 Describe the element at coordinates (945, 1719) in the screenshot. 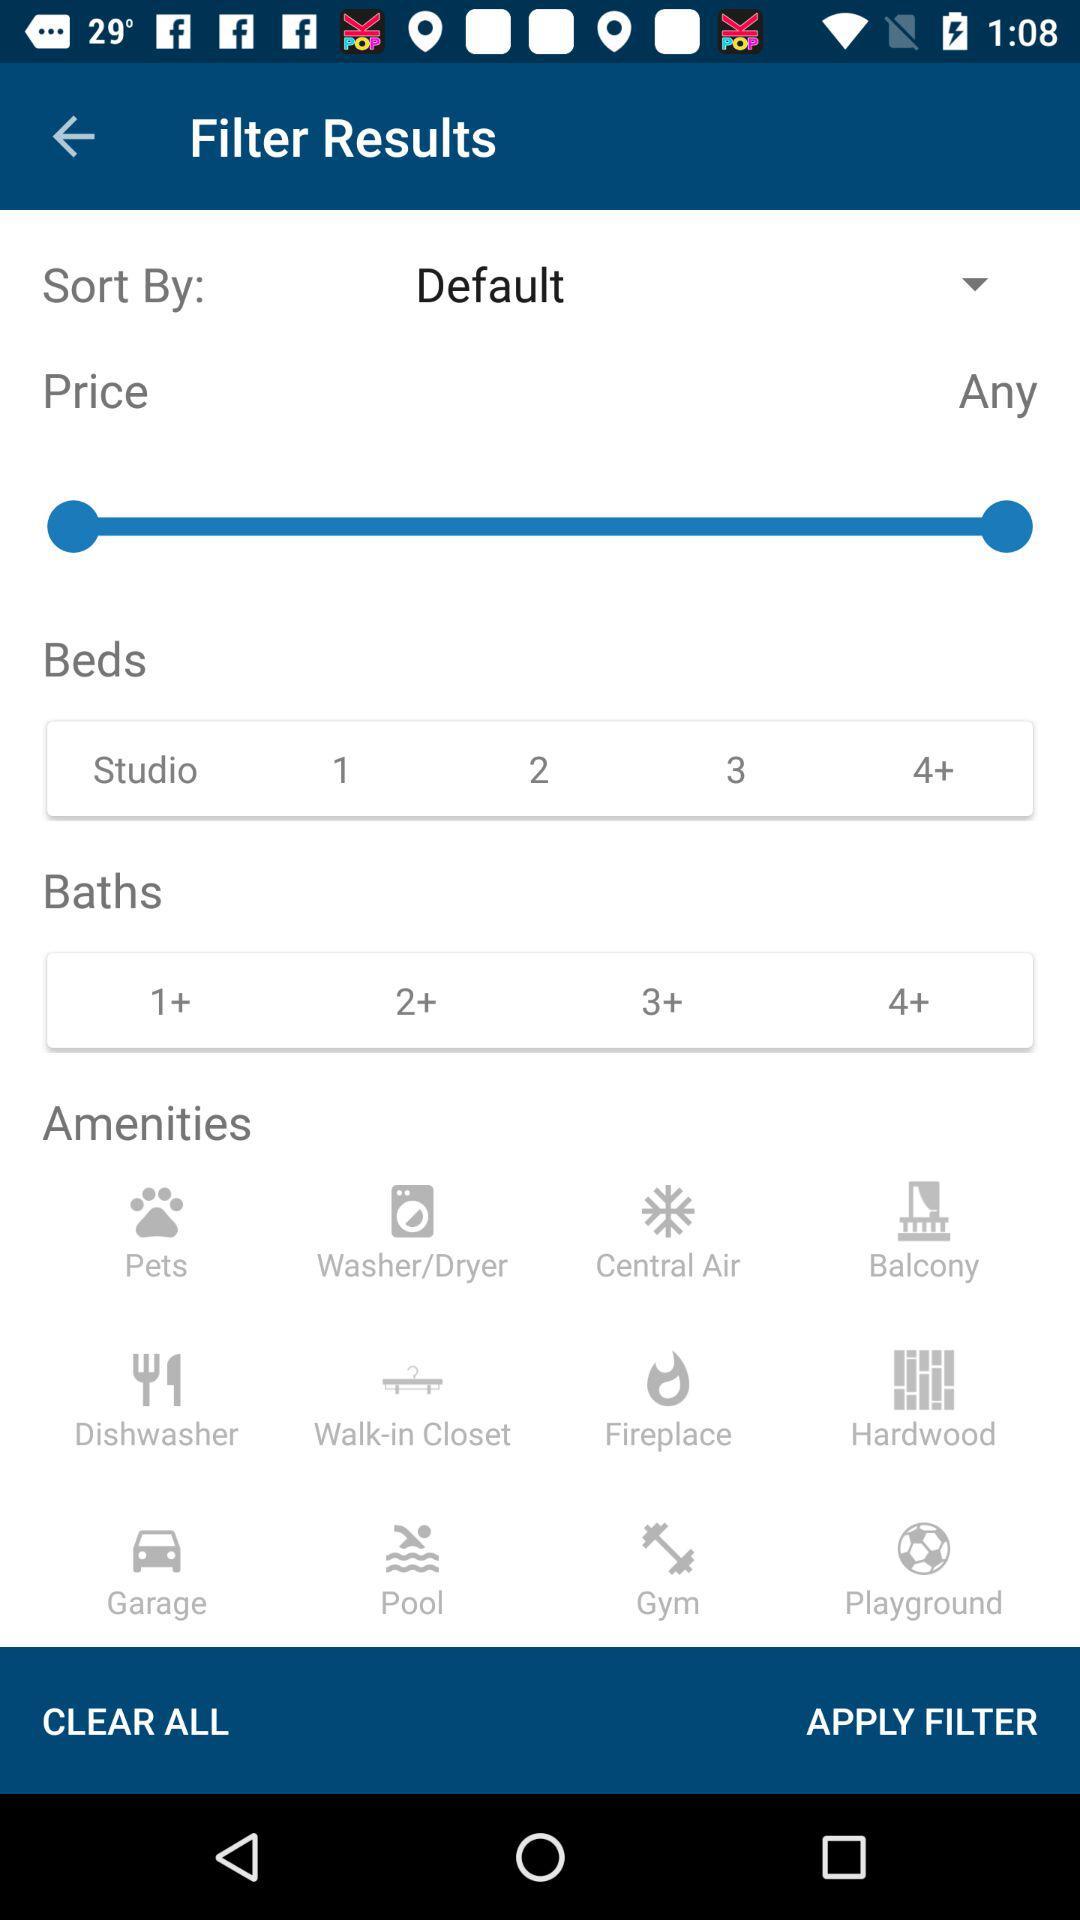

I see `apply filter shown on the bottom right corner` at that location.